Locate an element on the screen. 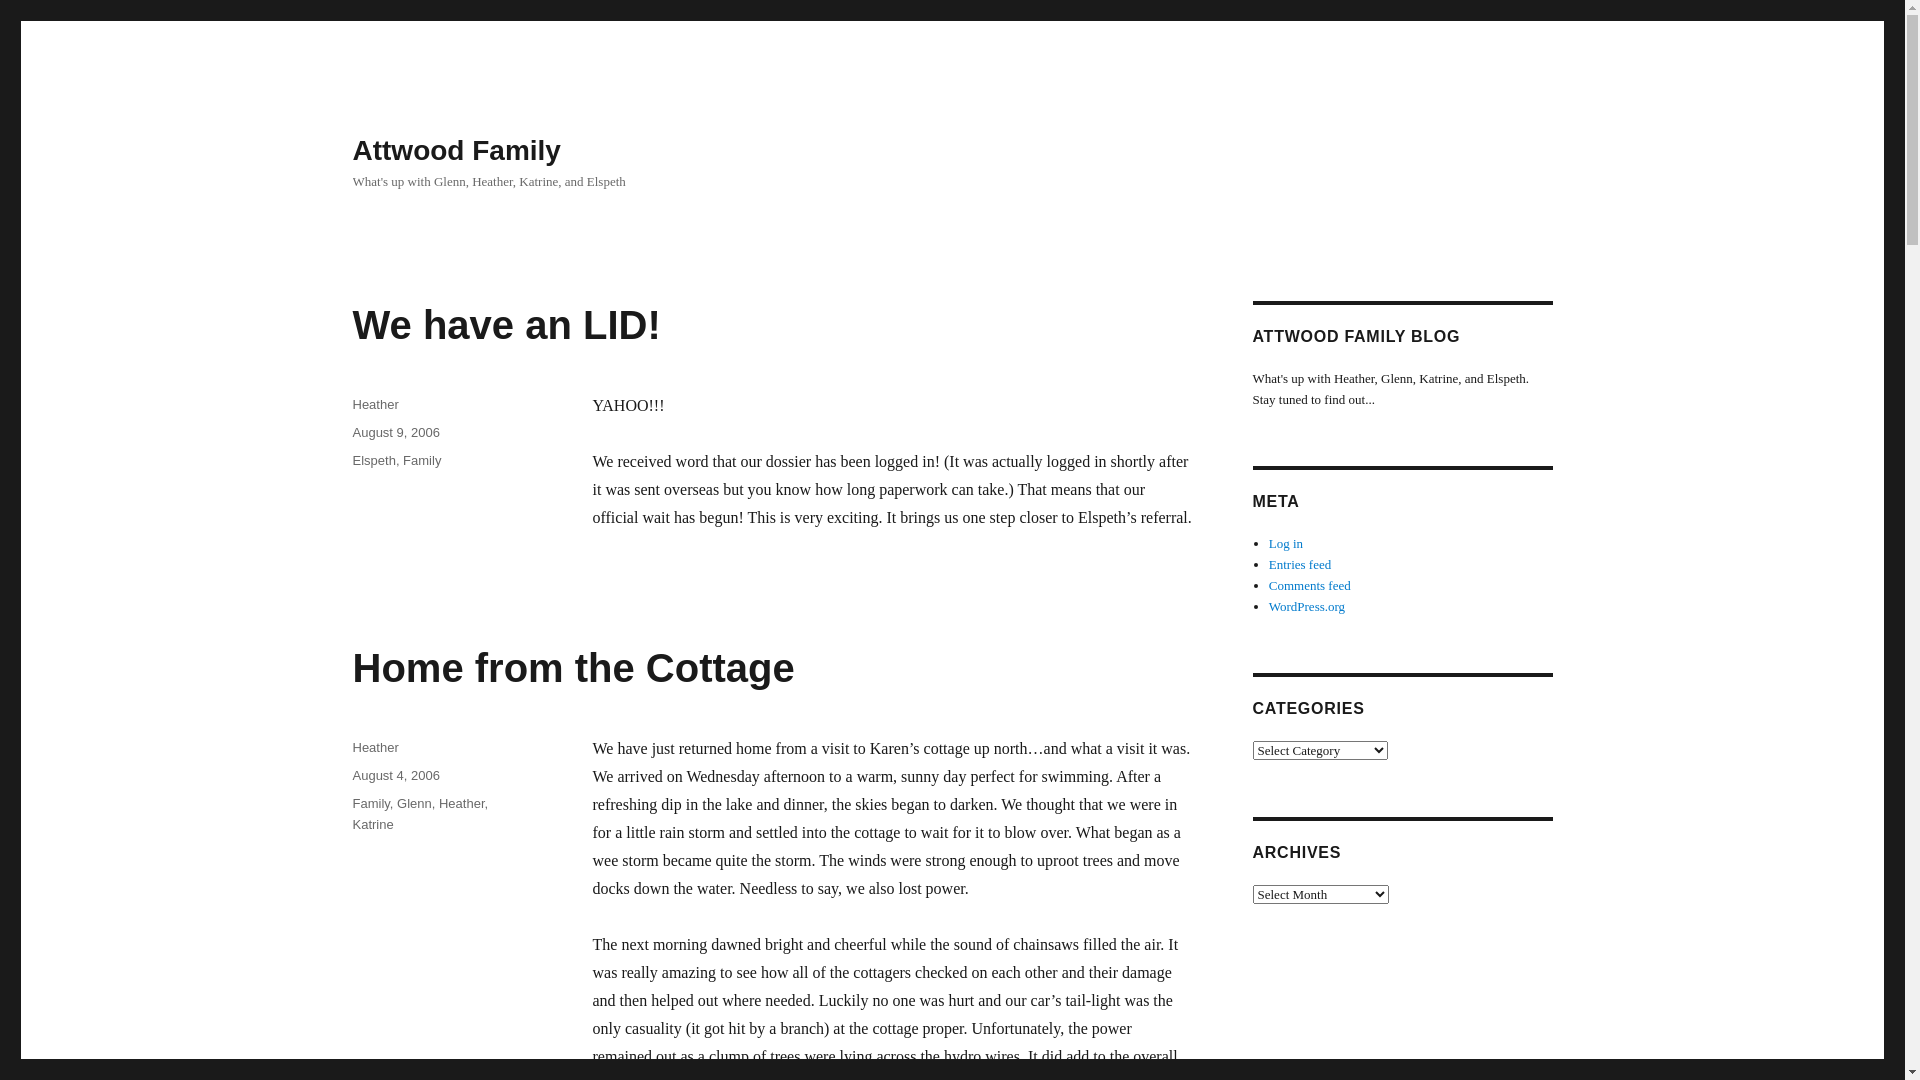  'Heather' is located at coordinates (437, 802).